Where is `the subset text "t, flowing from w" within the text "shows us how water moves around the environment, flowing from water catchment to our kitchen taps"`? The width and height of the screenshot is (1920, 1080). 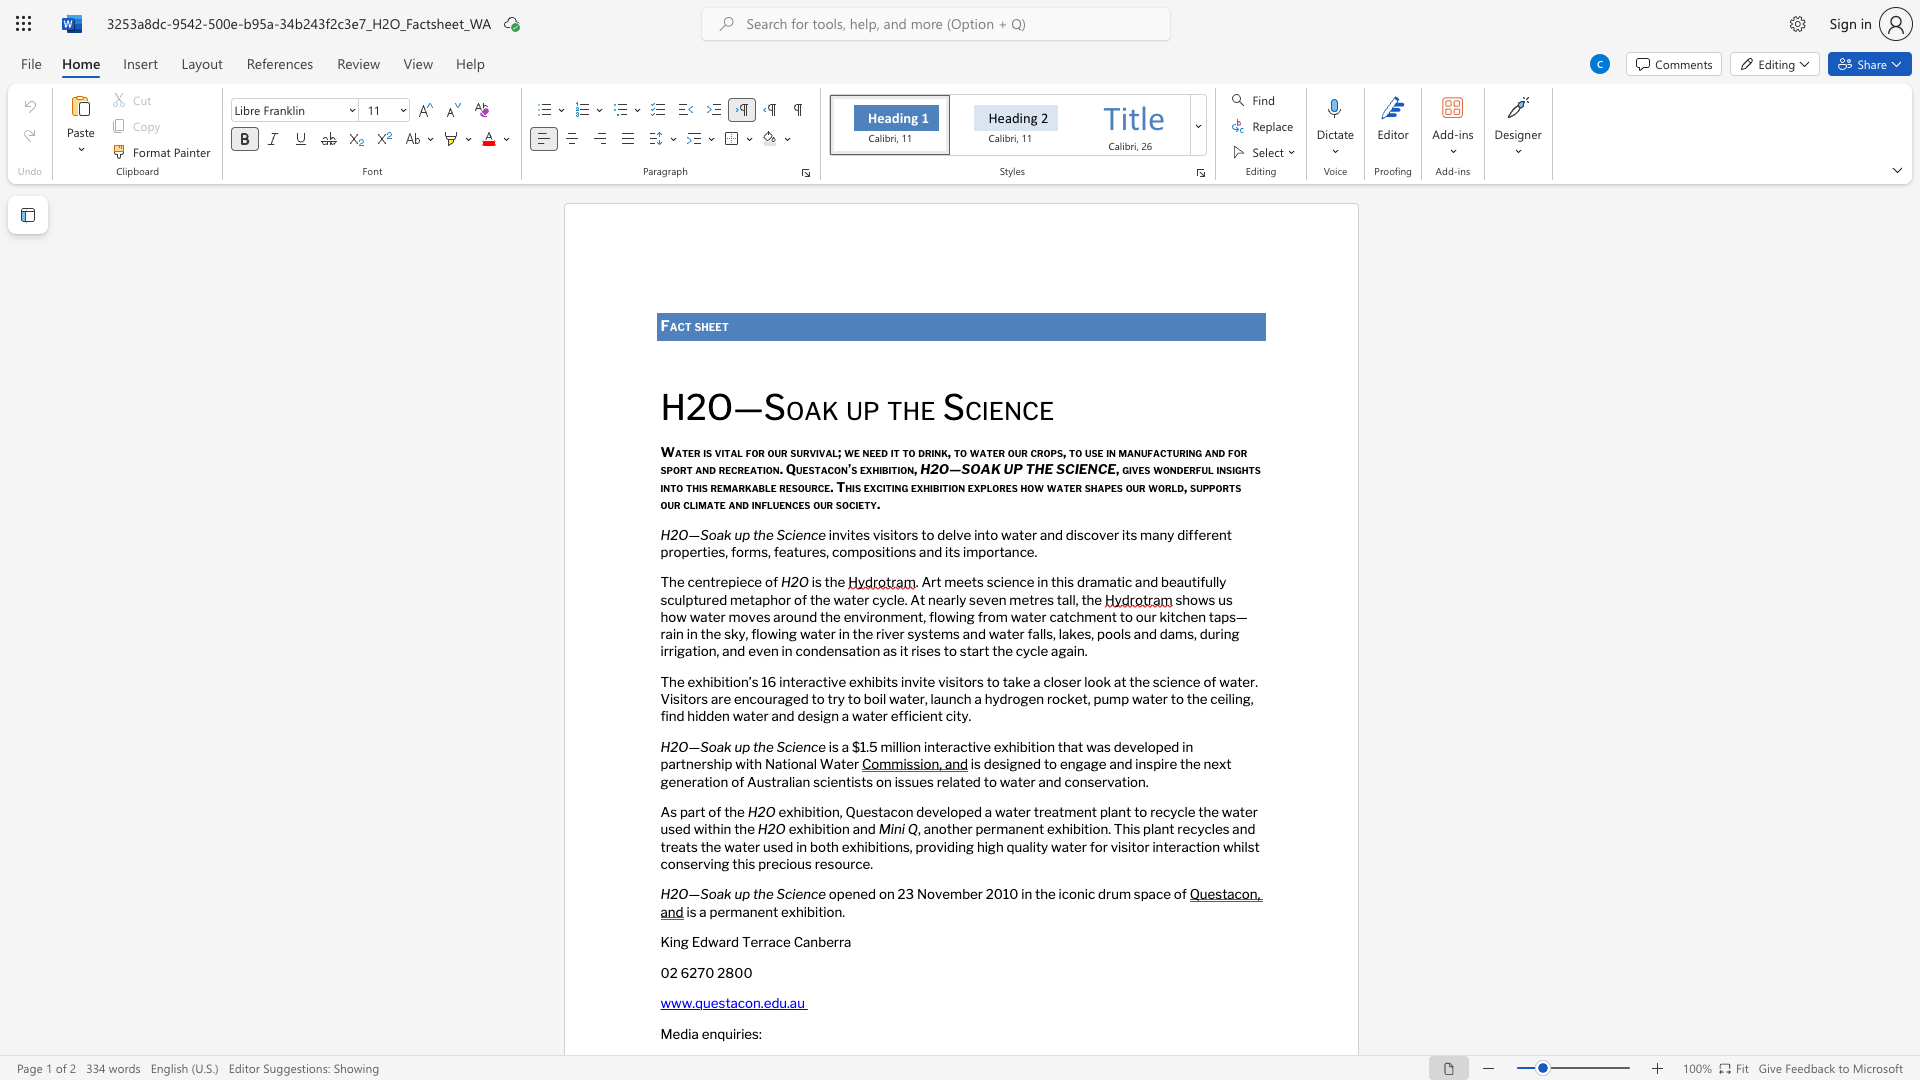
the subset text "t, flowing from w" within the text "shows us how water moves around the environment, flowing from water catchment to our kitchen taps" is located at coordinates (917, 615).